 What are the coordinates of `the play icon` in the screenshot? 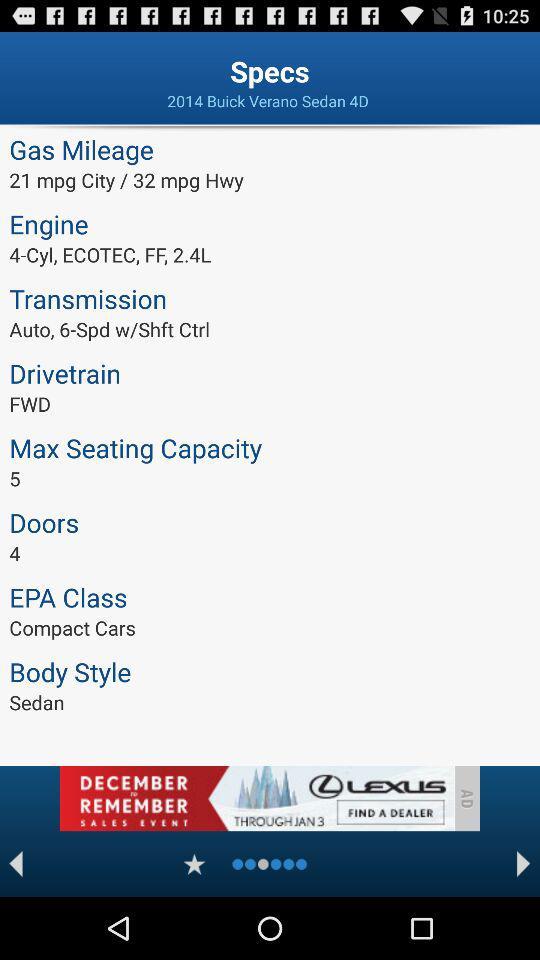 It's located at (523, 924).